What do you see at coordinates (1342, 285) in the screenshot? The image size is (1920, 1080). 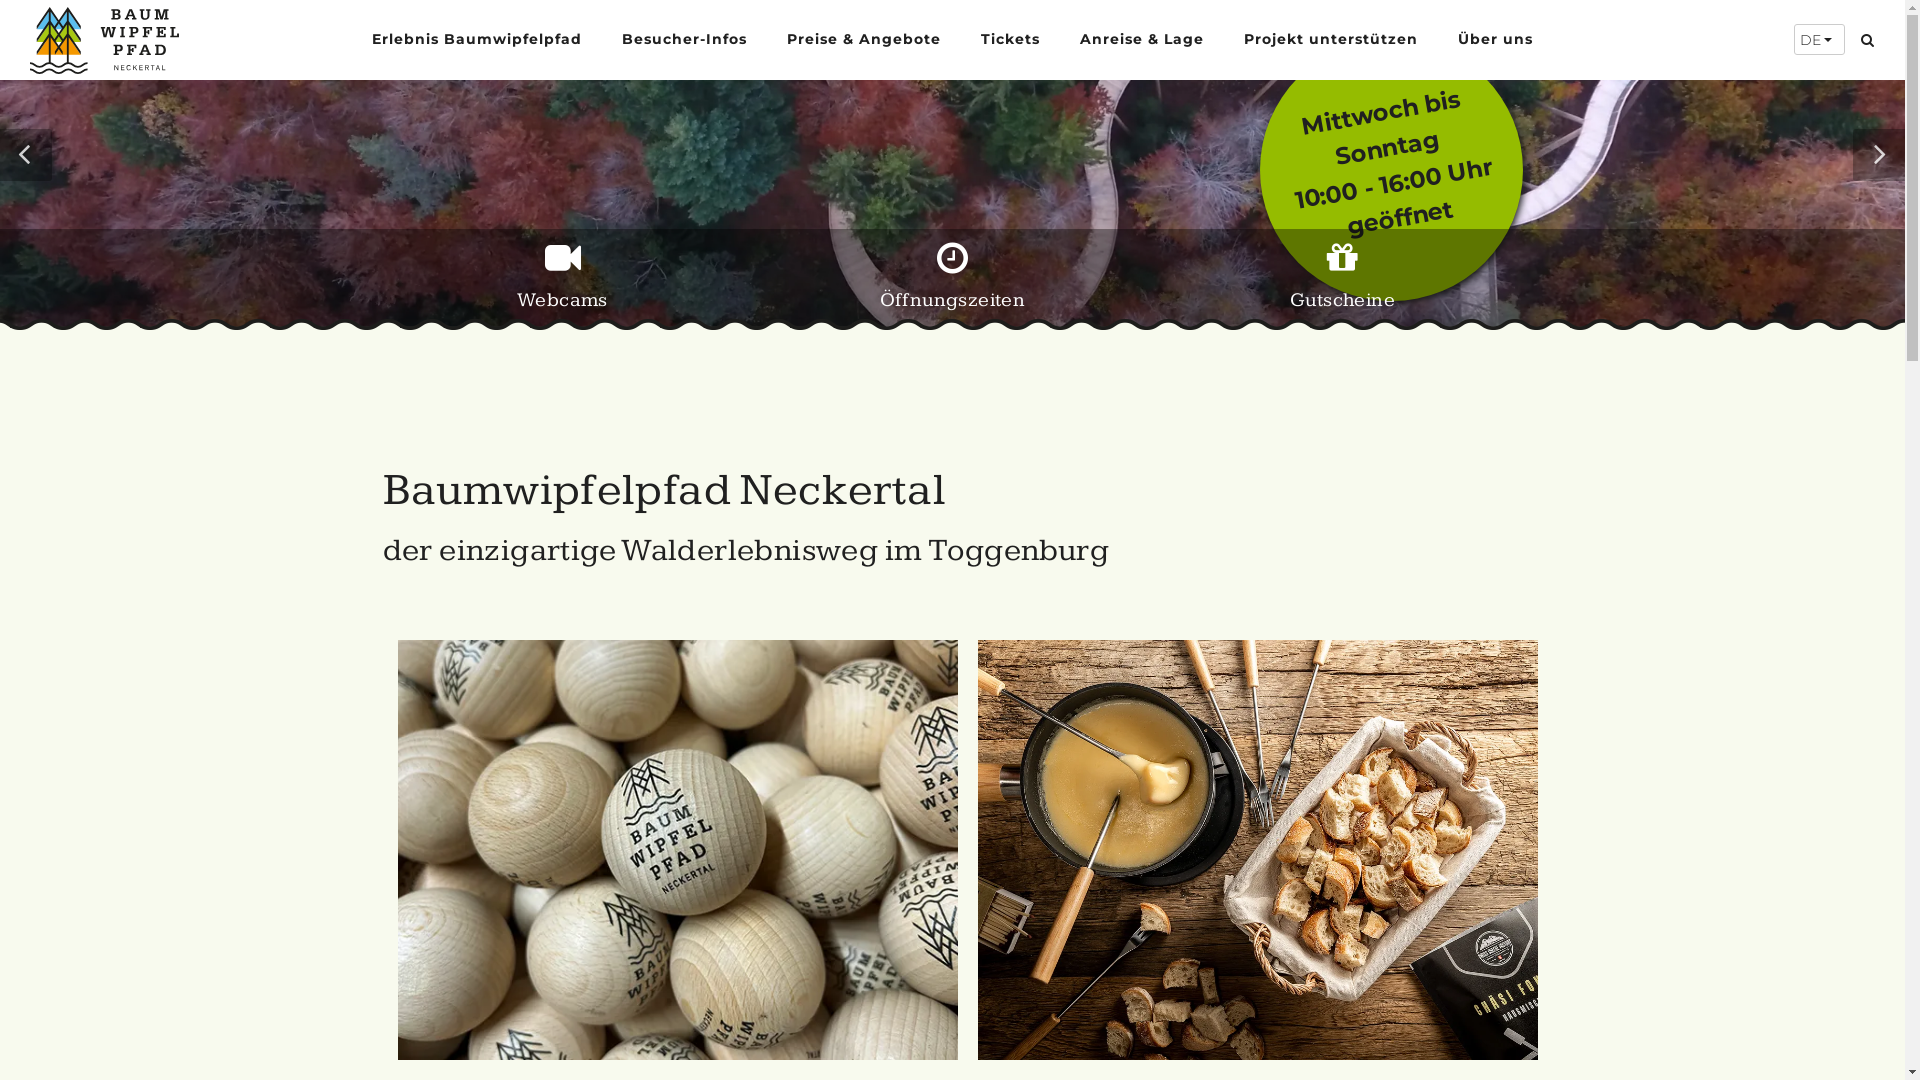 I see `'Gutscheine'` at bounding box center [1342, 285].